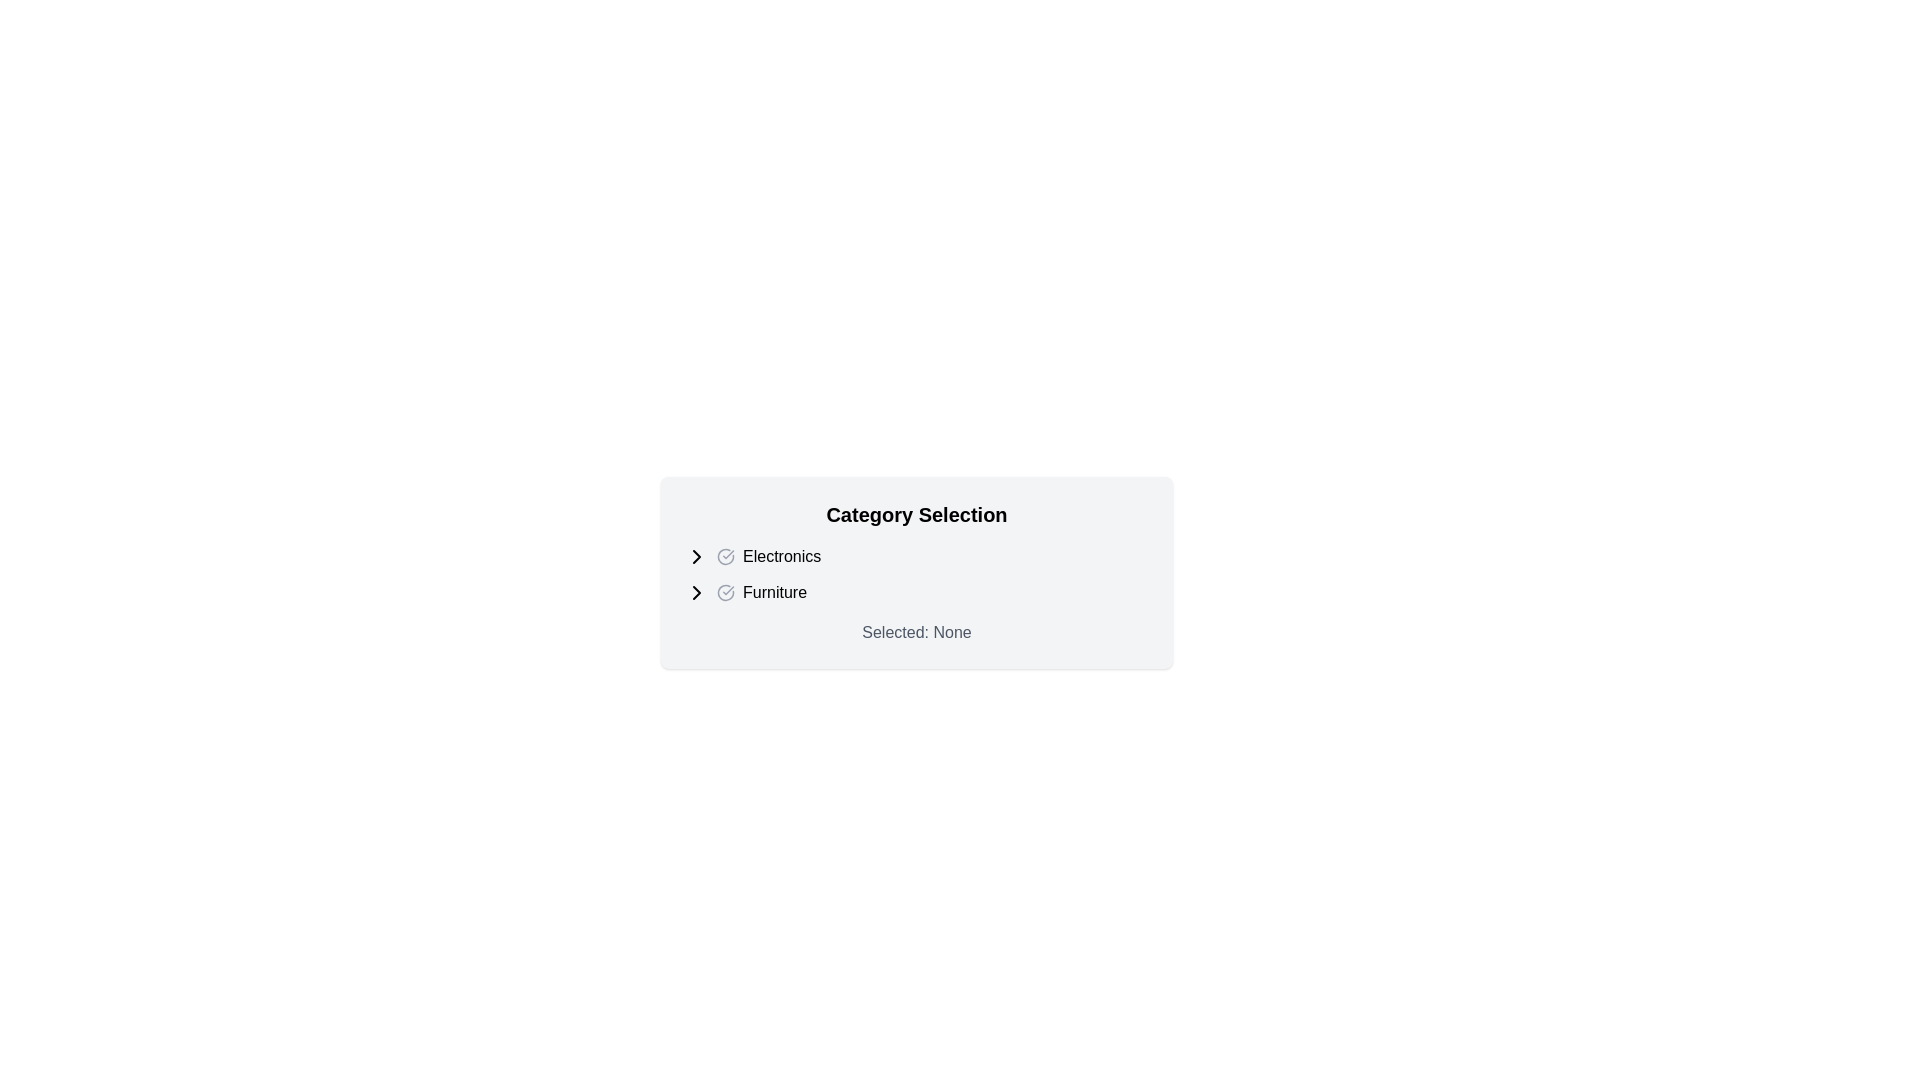  Describe the element at coordinates (696, 592) in the screenshot. I see `the right-pointing chevron icon, which is positioned` at that location.